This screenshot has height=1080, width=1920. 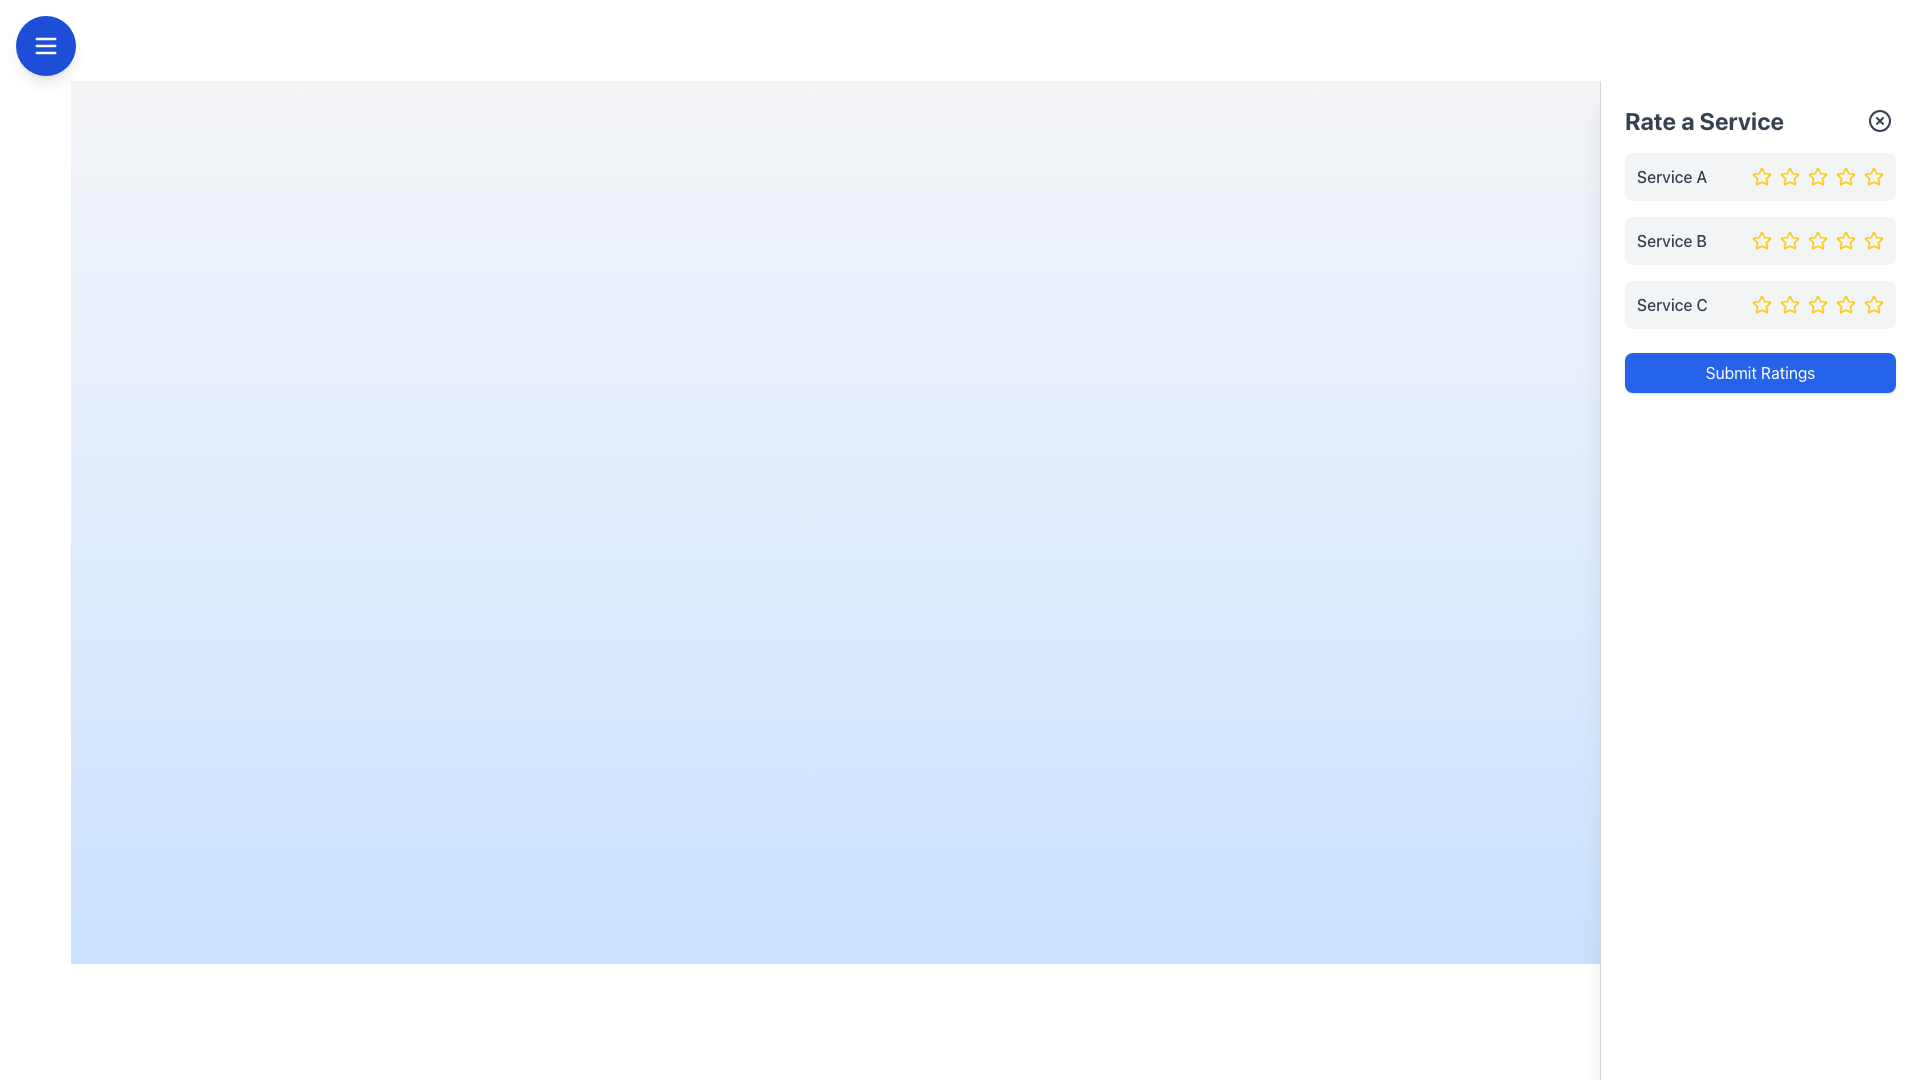 I want to click on the fourth yellow star icon, so click(x=1843, y=175).